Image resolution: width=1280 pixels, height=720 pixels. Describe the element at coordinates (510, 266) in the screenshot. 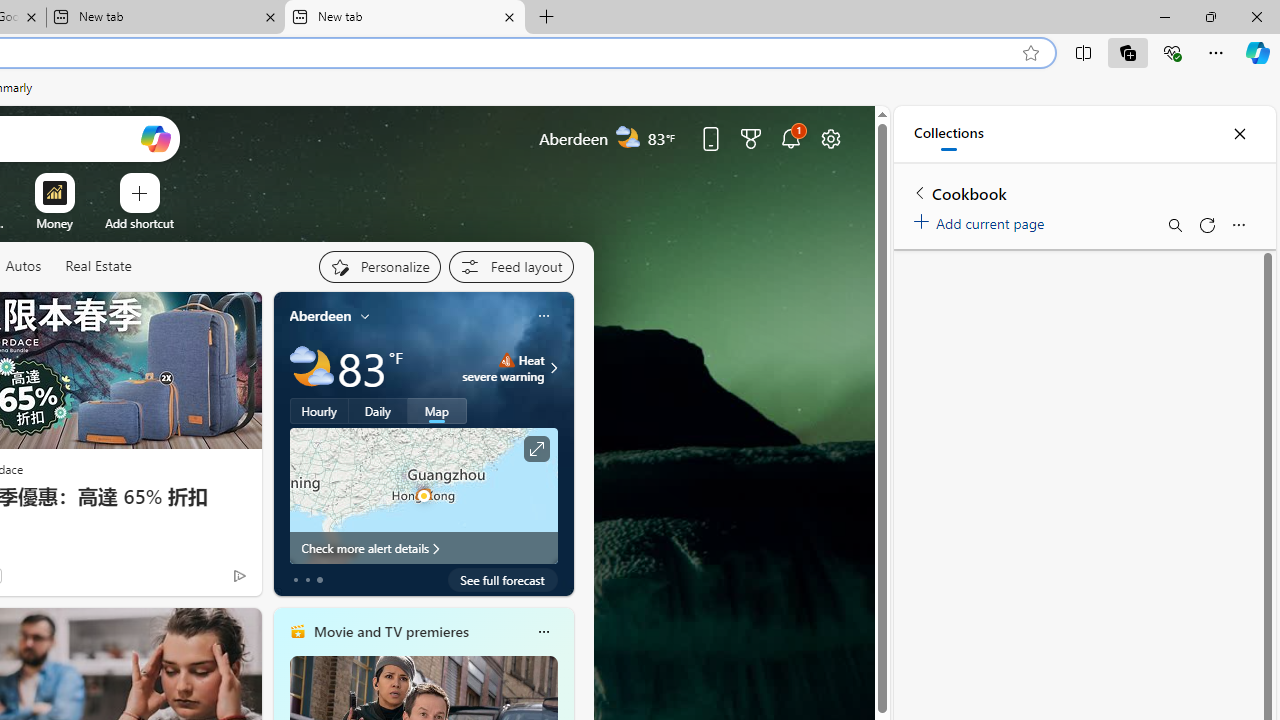

I see `'Feed settings'` at that location.